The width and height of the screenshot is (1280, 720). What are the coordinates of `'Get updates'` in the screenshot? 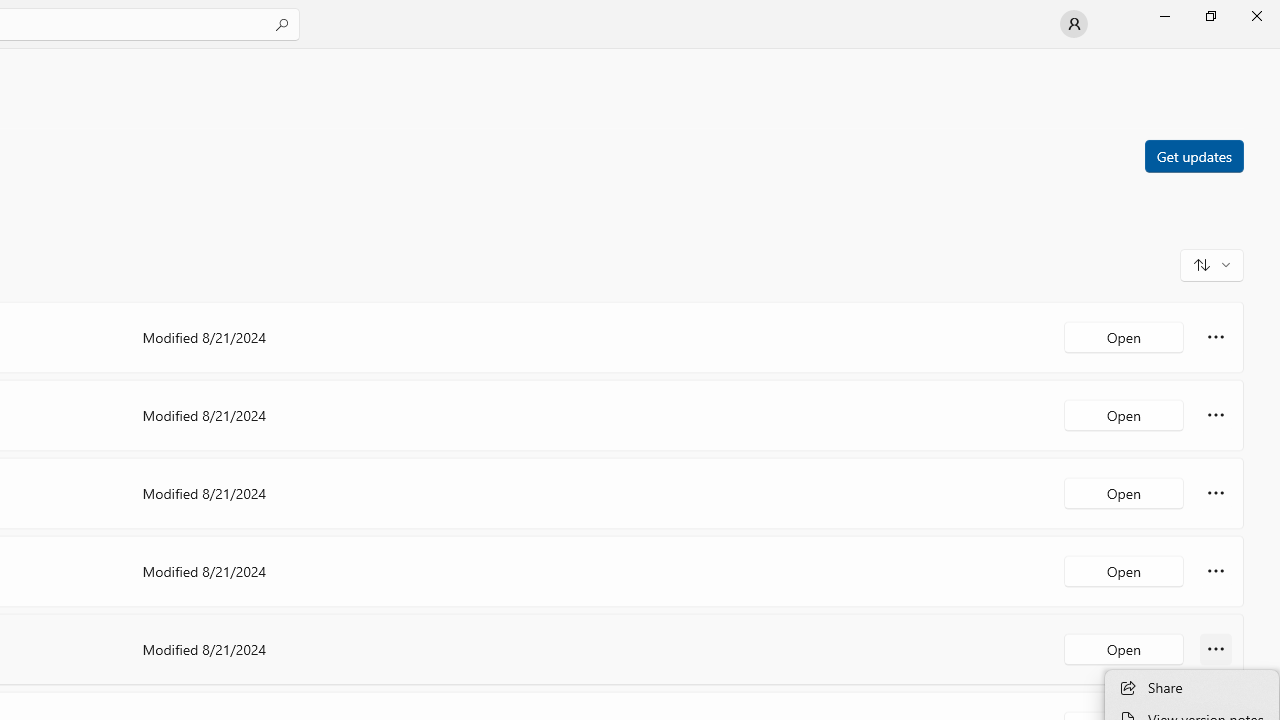 It's located at (1193, 154).